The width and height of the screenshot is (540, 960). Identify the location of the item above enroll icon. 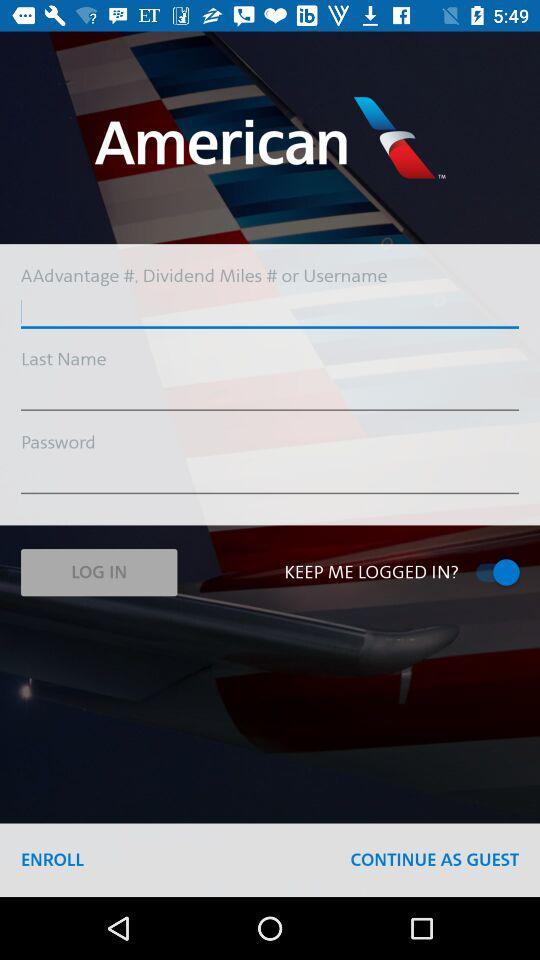
(98, 572).